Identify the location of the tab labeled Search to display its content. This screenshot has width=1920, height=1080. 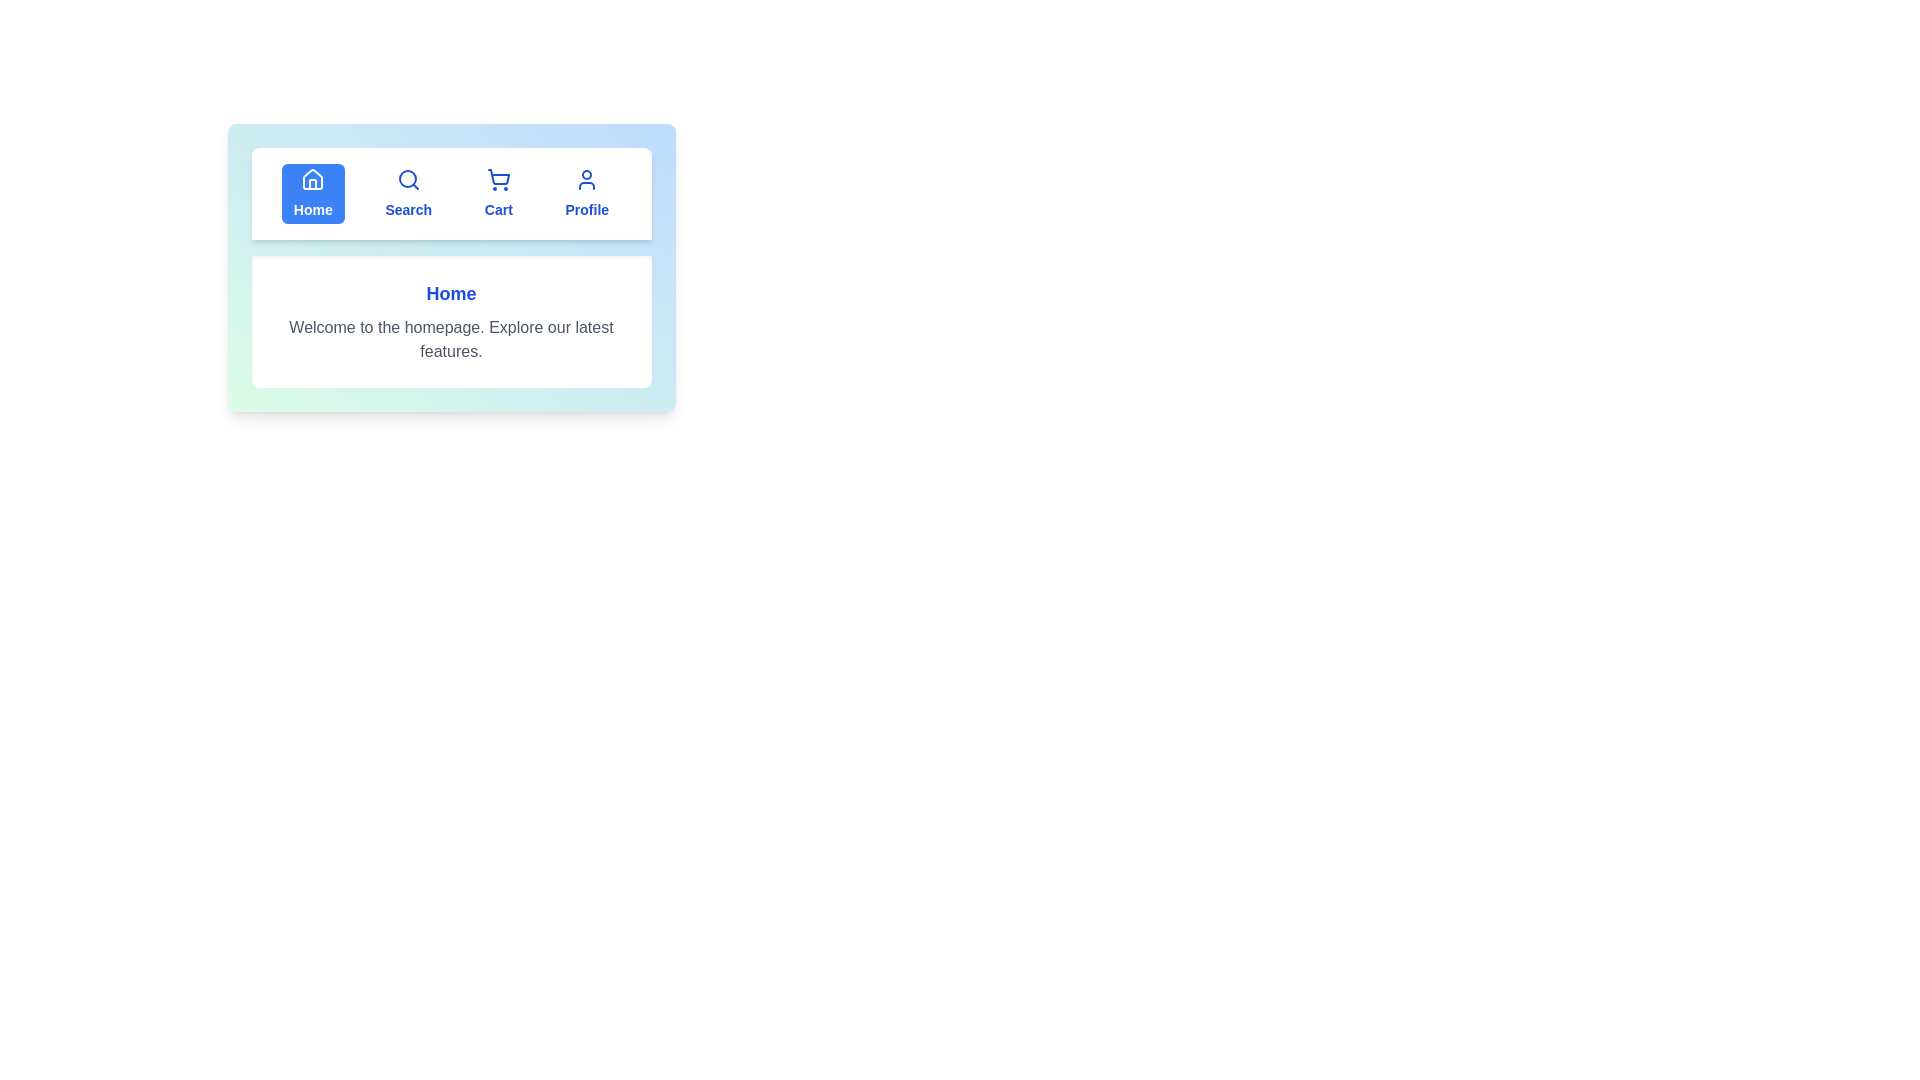
(407, 193).